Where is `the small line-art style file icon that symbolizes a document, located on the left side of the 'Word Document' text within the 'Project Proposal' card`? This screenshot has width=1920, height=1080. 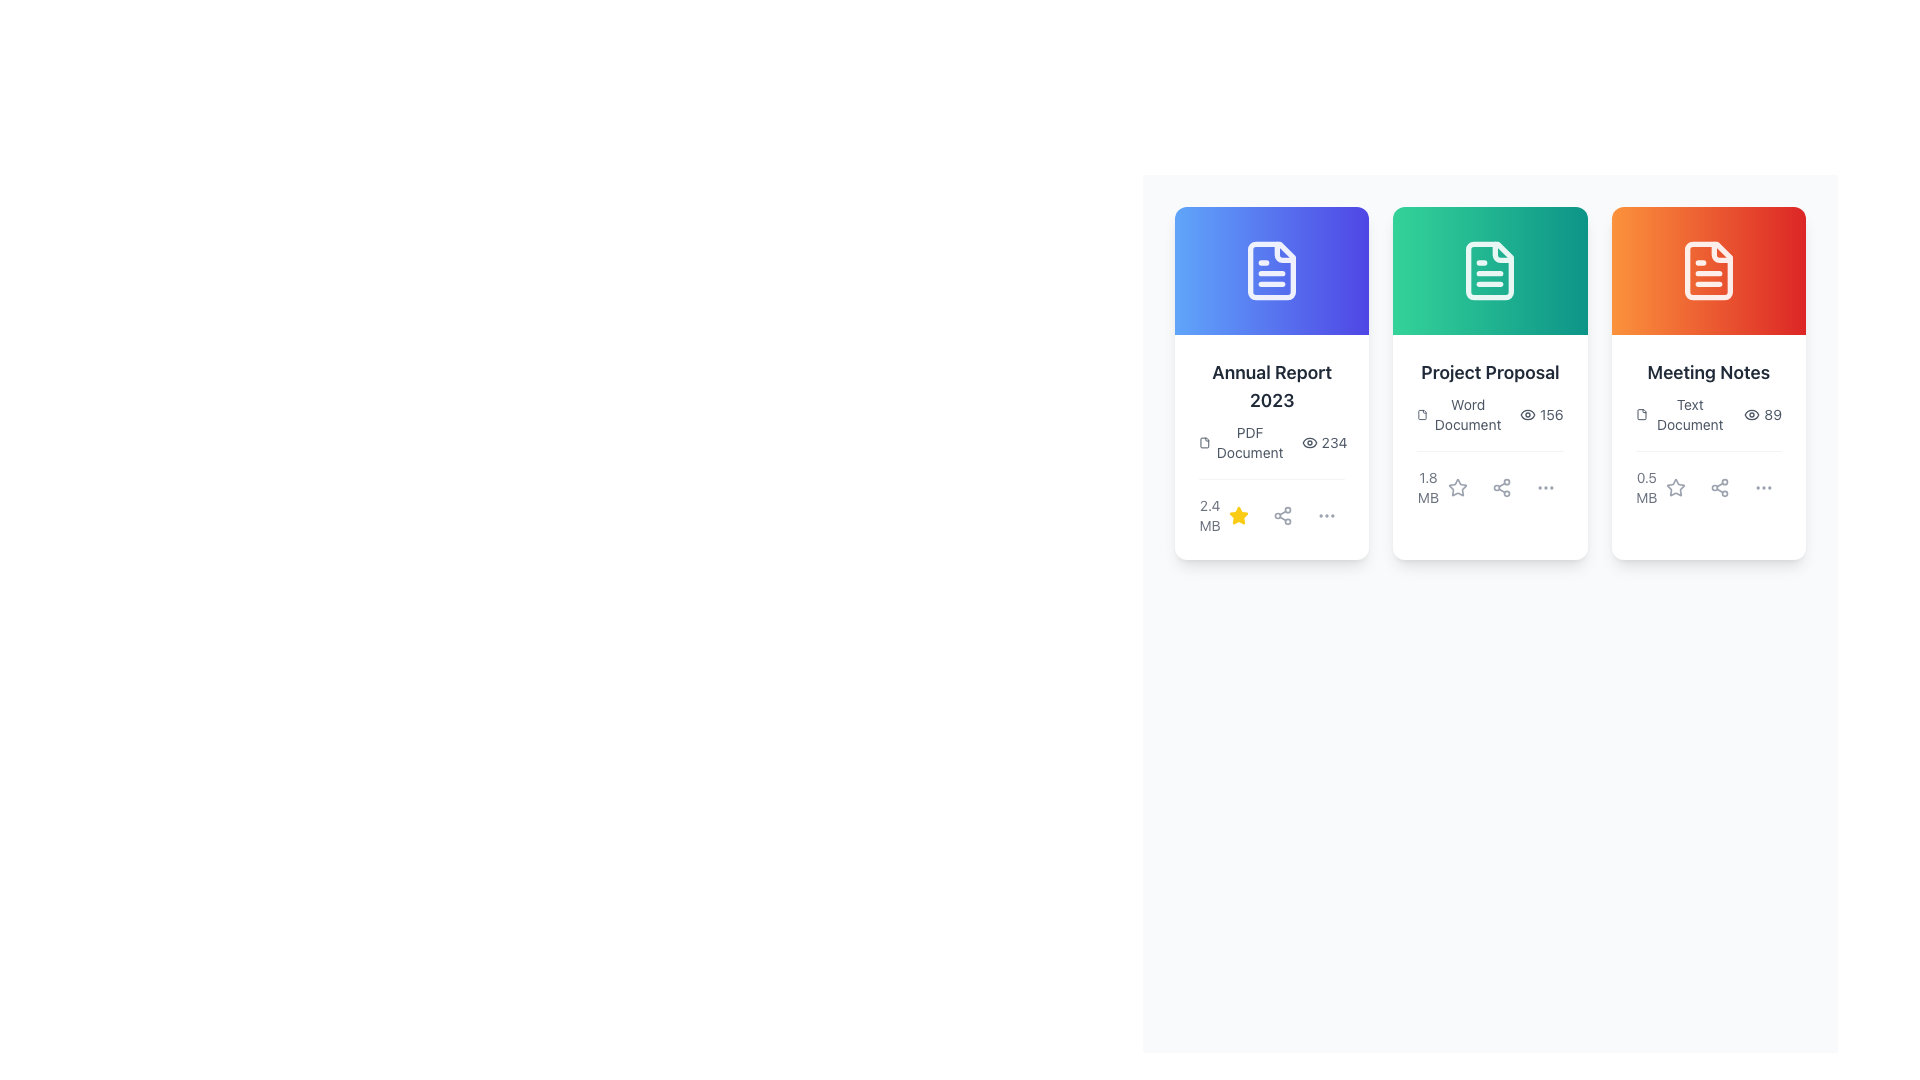 the small line-art style file icon that symbolizes a document, located on the left side of the 'Word Document' text within the 'Project Proposal' card is located at coordinates (1421, 414).